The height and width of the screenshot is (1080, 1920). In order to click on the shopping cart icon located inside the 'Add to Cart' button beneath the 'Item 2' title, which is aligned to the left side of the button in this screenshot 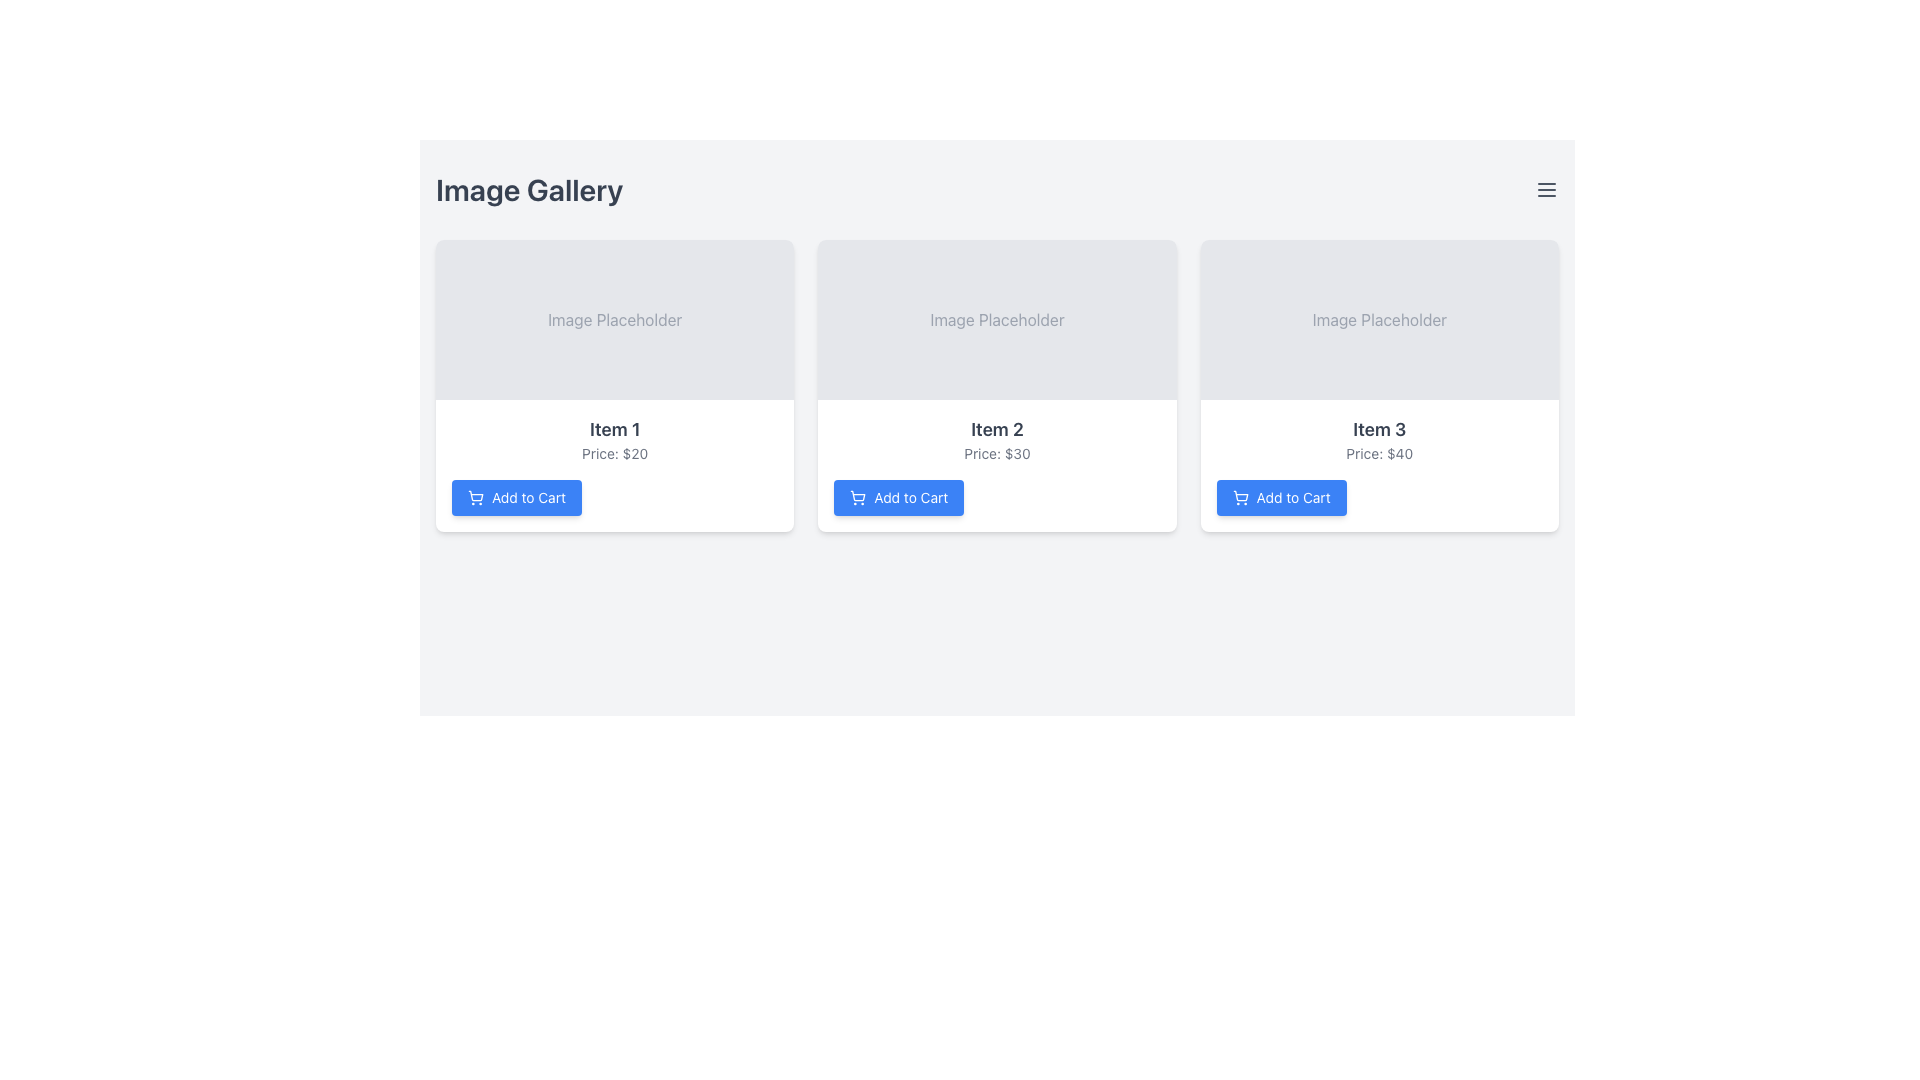, I will do `click(858, 496)`.